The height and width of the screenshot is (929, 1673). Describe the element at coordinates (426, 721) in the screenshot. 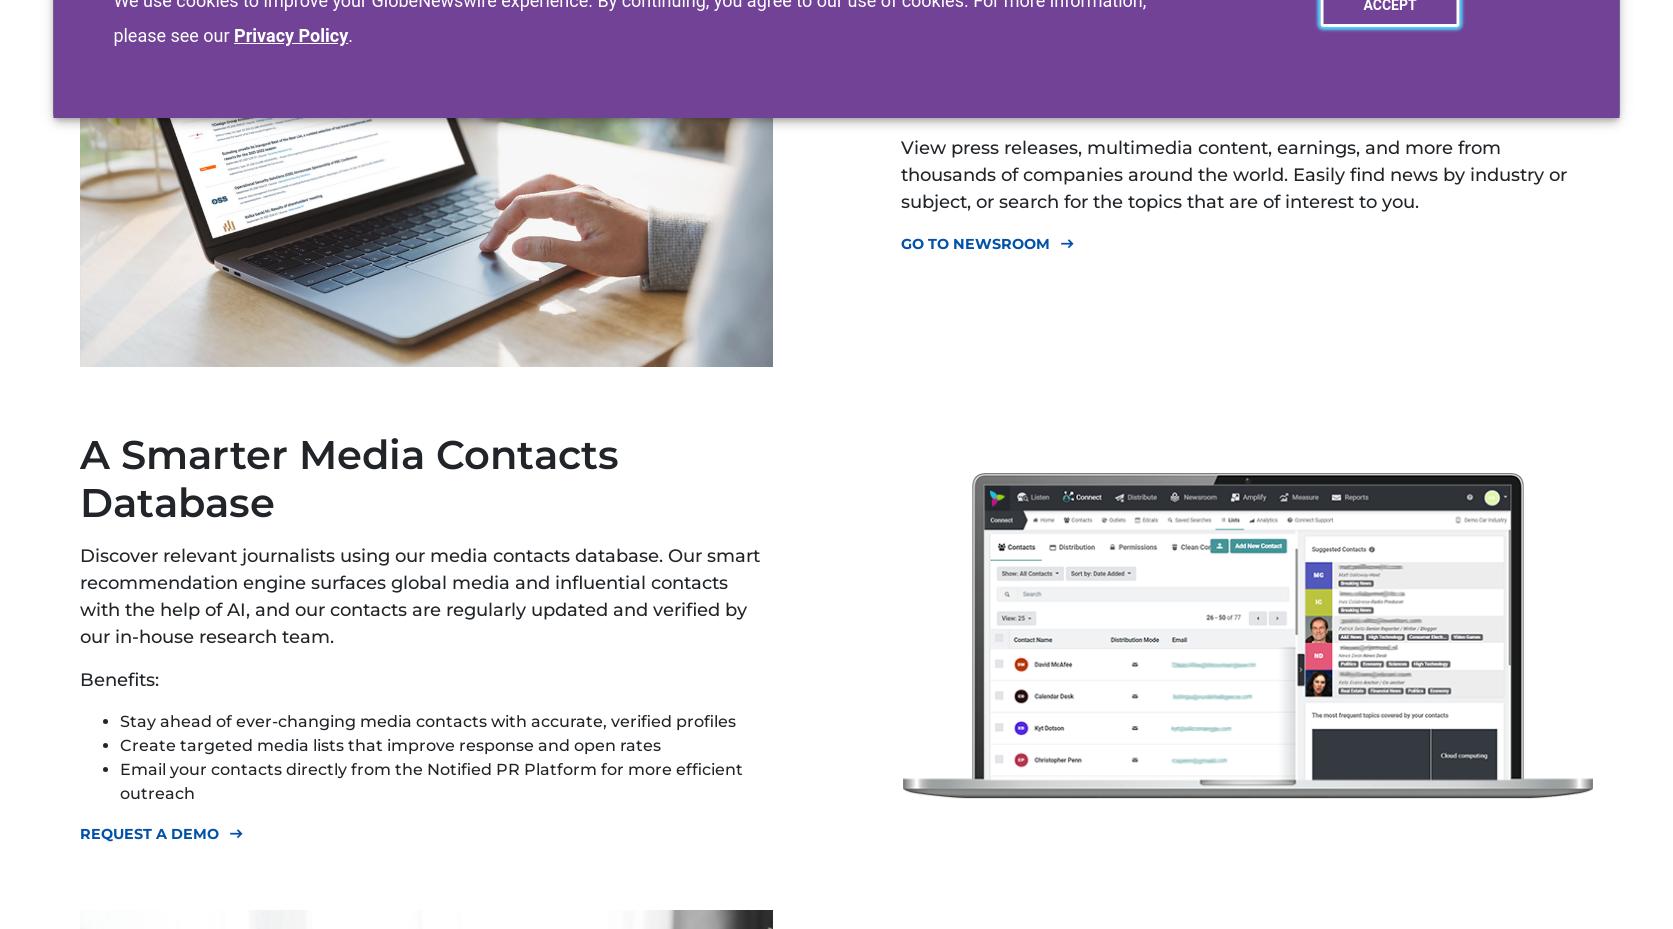

I see `'Stay ahead of ever-changing media contacts with accurate, verified profiles'` at that location.